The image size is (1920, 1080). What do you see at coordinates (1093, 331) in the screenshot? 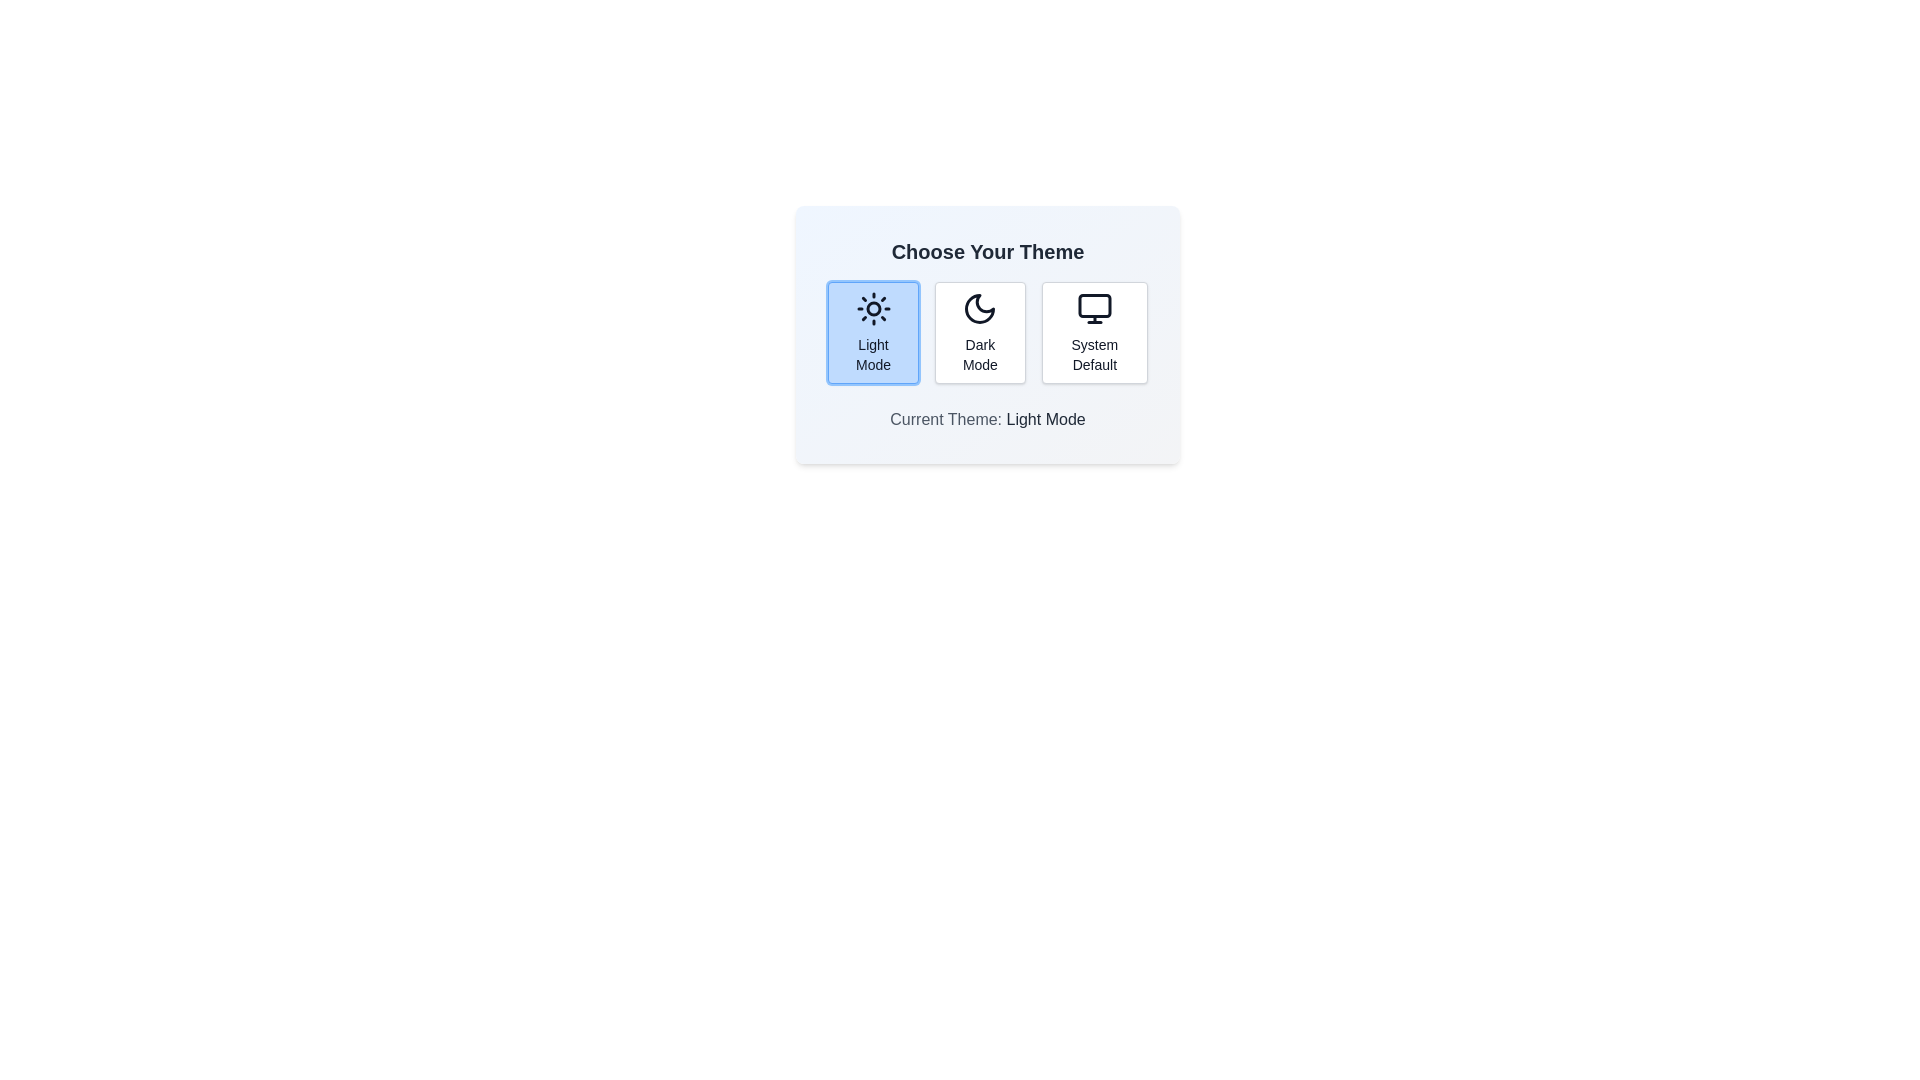
I see `the theme button corresponding to System Default to observe visual changes` at bounding box center [1093, 331].